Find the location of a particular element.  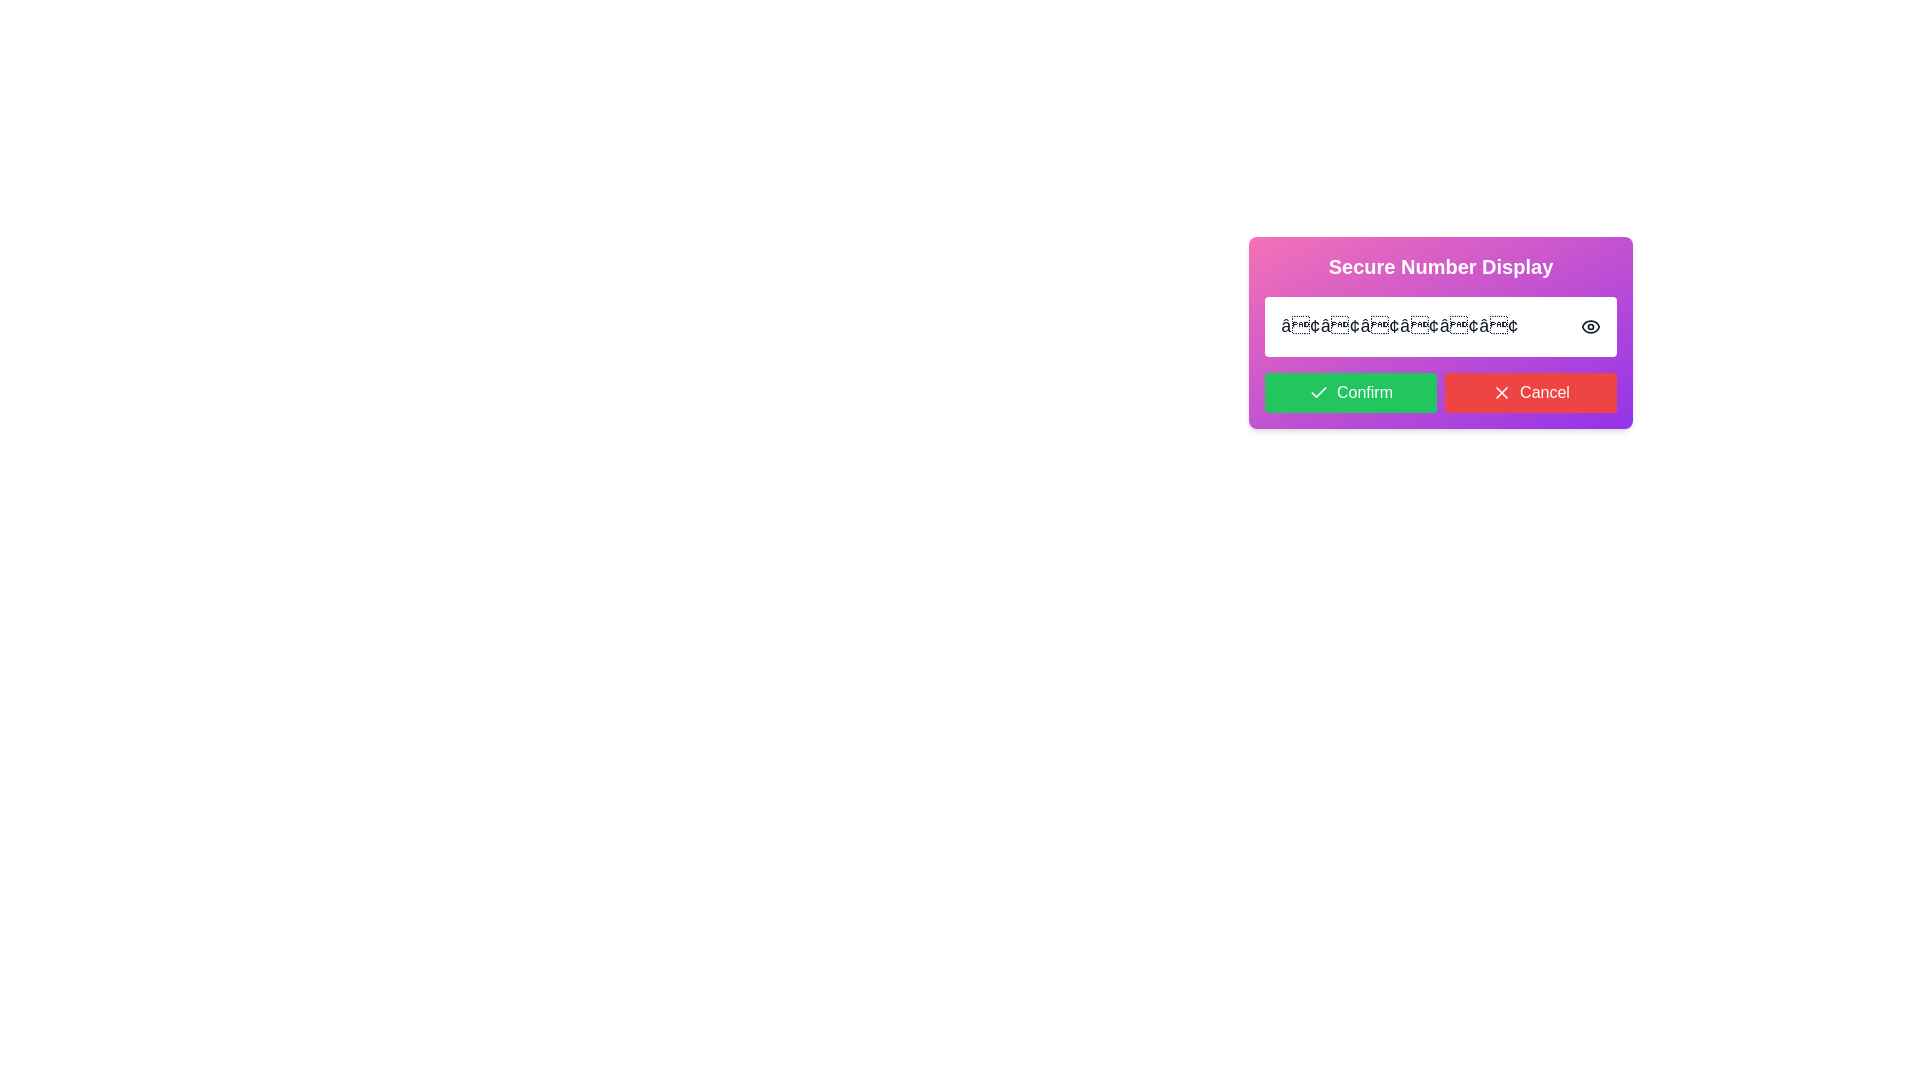

the X-shaped vector graphic element, which serves as a close or cancel icon, located near the right edge of the modal window is located at coordinates (1502, 393).